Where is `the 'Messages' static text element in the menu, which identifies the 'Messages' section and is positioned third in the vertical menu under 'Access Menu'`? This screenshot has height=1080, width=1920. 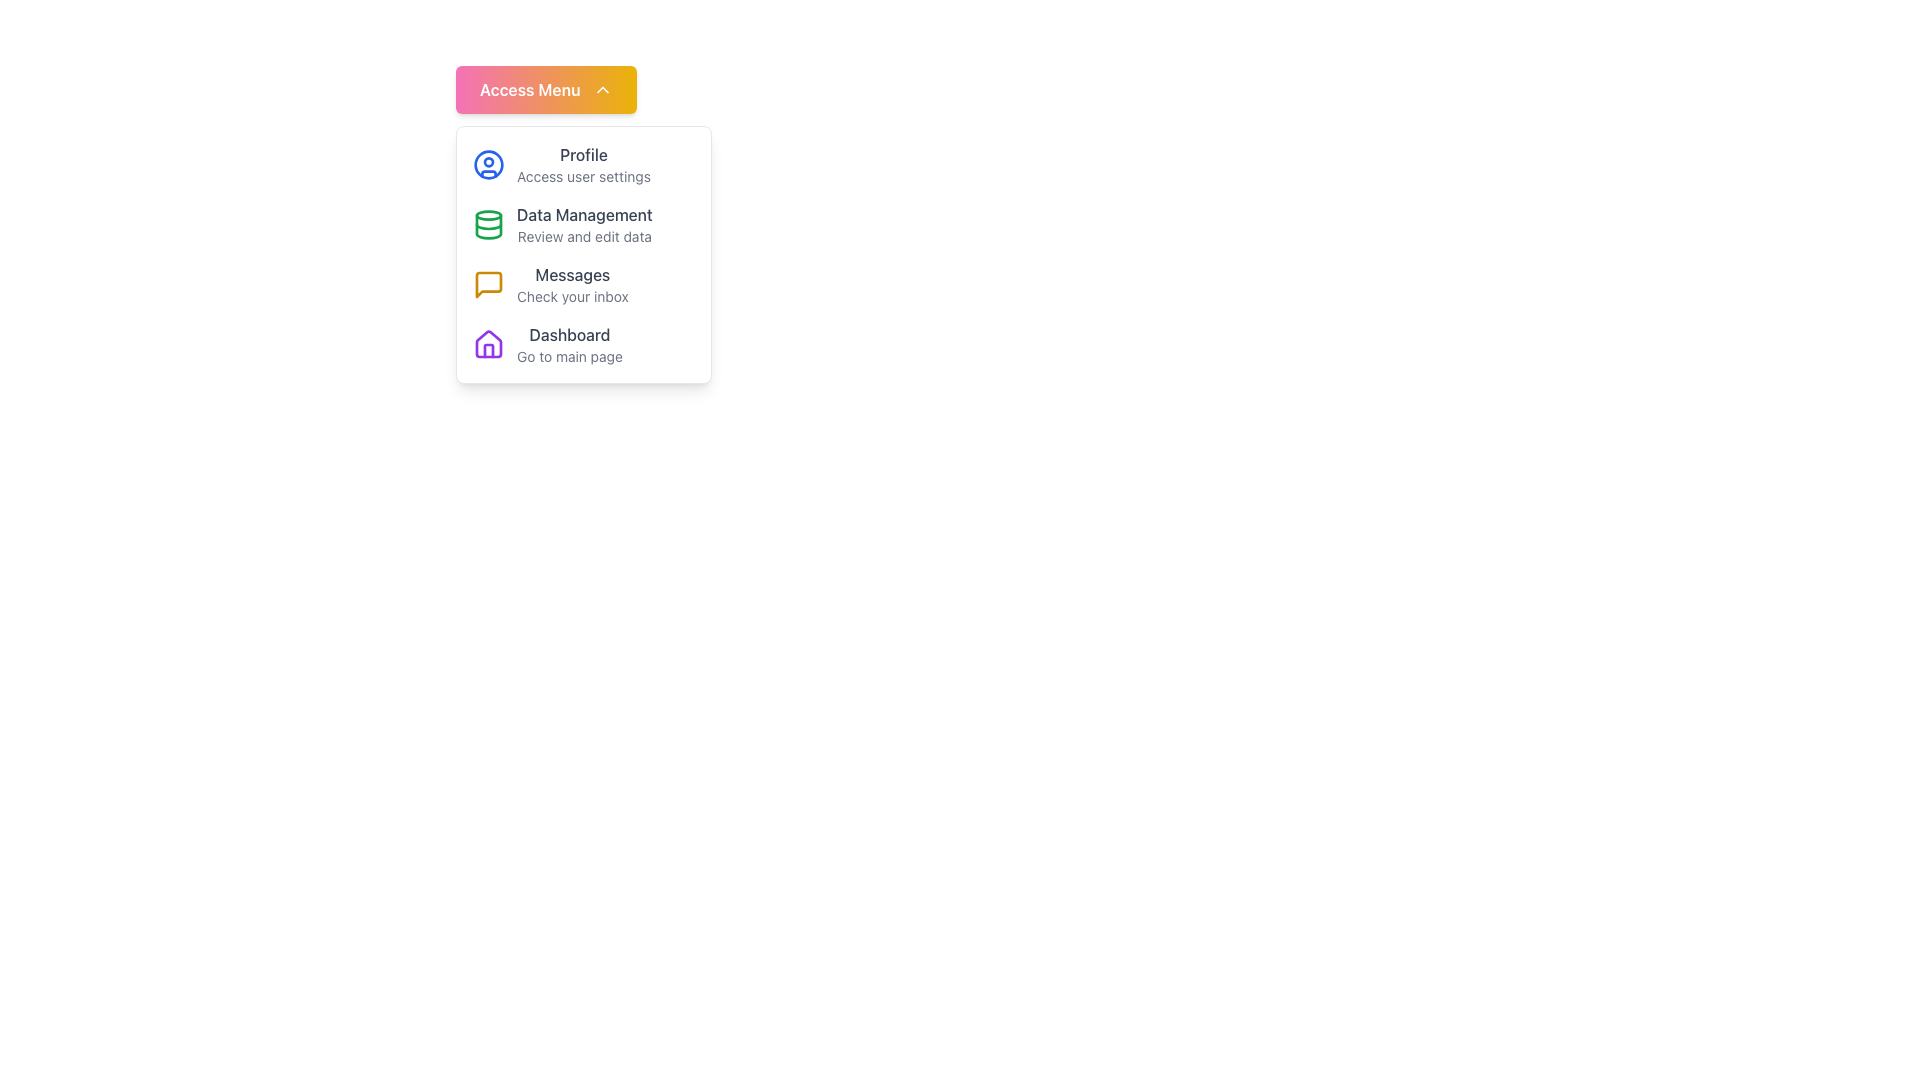 the 'Messages' static text element in the menu, which identifies the 'Messages' section and is positioned third in the vertical menu under 'Access Menu' is located at coordinates (571, 274).